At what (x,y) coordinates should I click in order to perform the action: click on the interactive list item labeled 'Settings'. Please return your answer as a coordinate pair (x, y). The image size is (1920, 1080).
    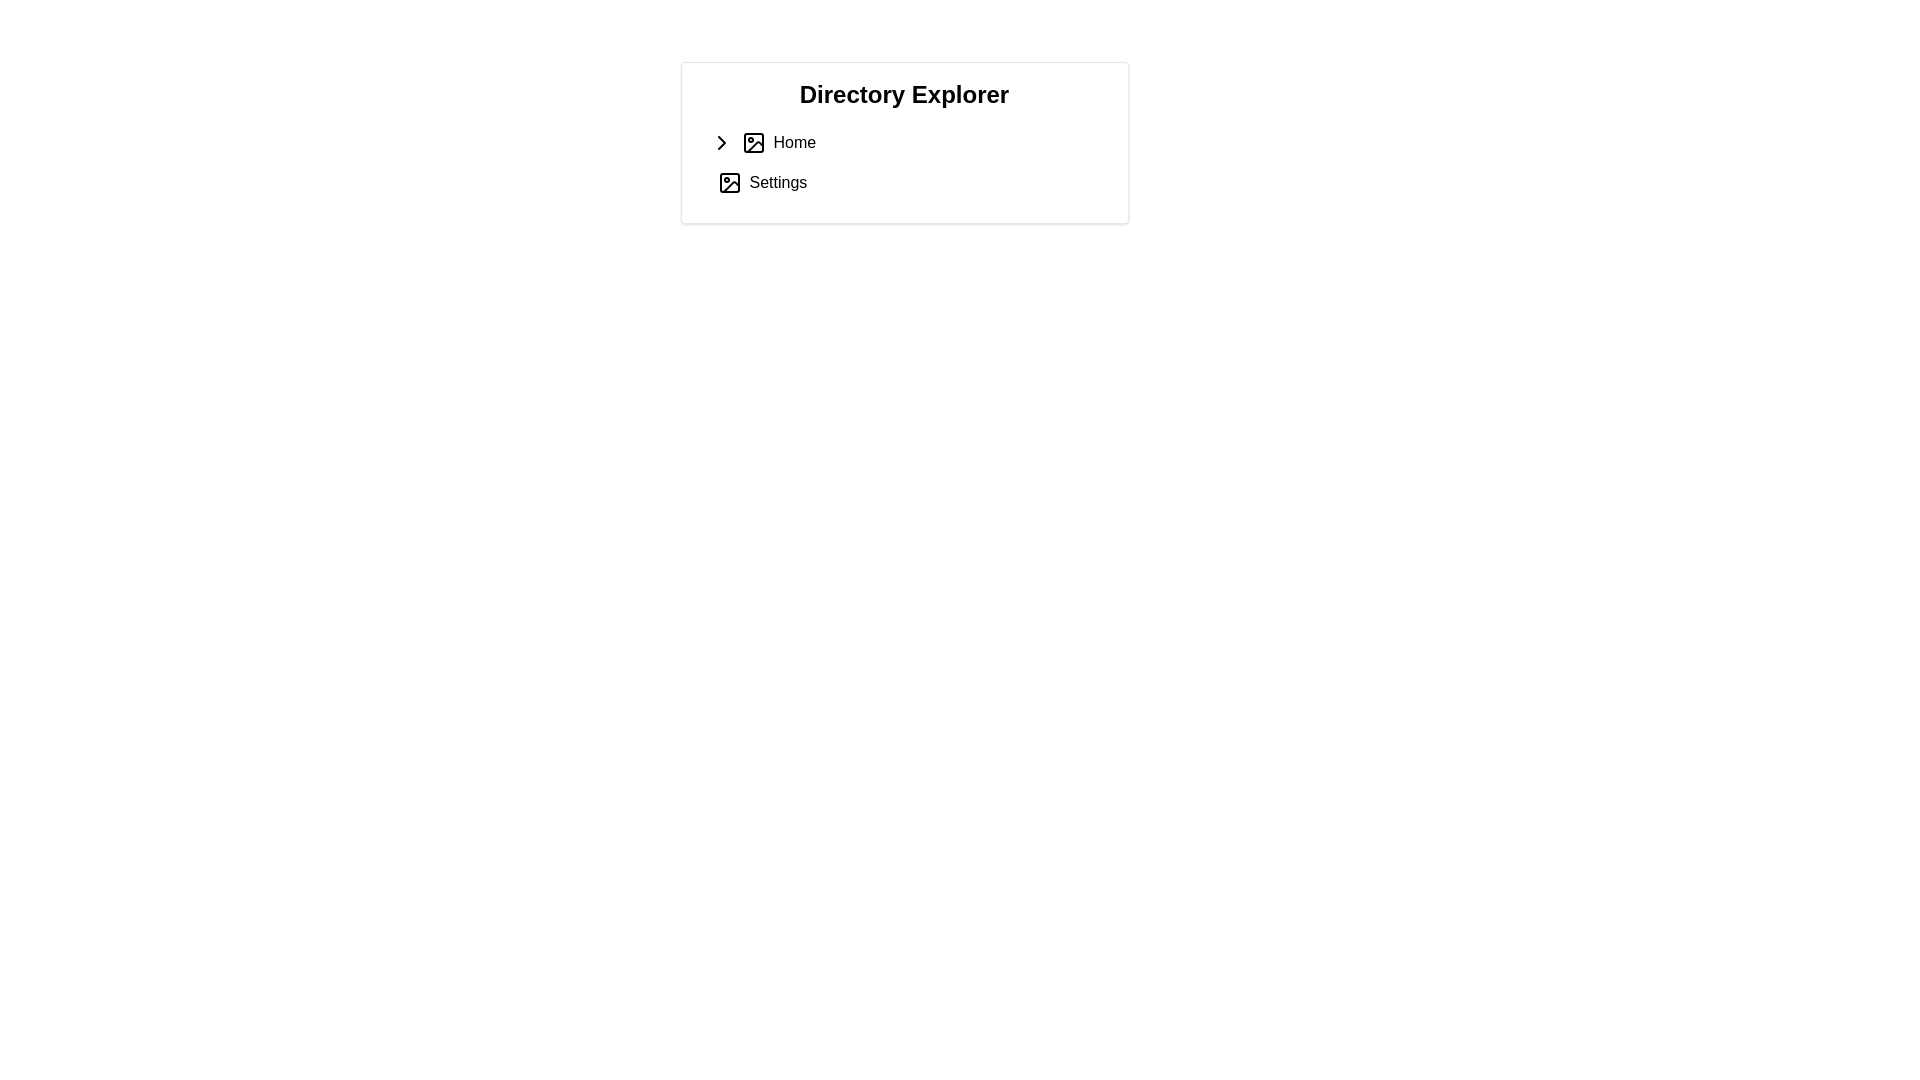
    Looking at the image, I should click on (903, 182).